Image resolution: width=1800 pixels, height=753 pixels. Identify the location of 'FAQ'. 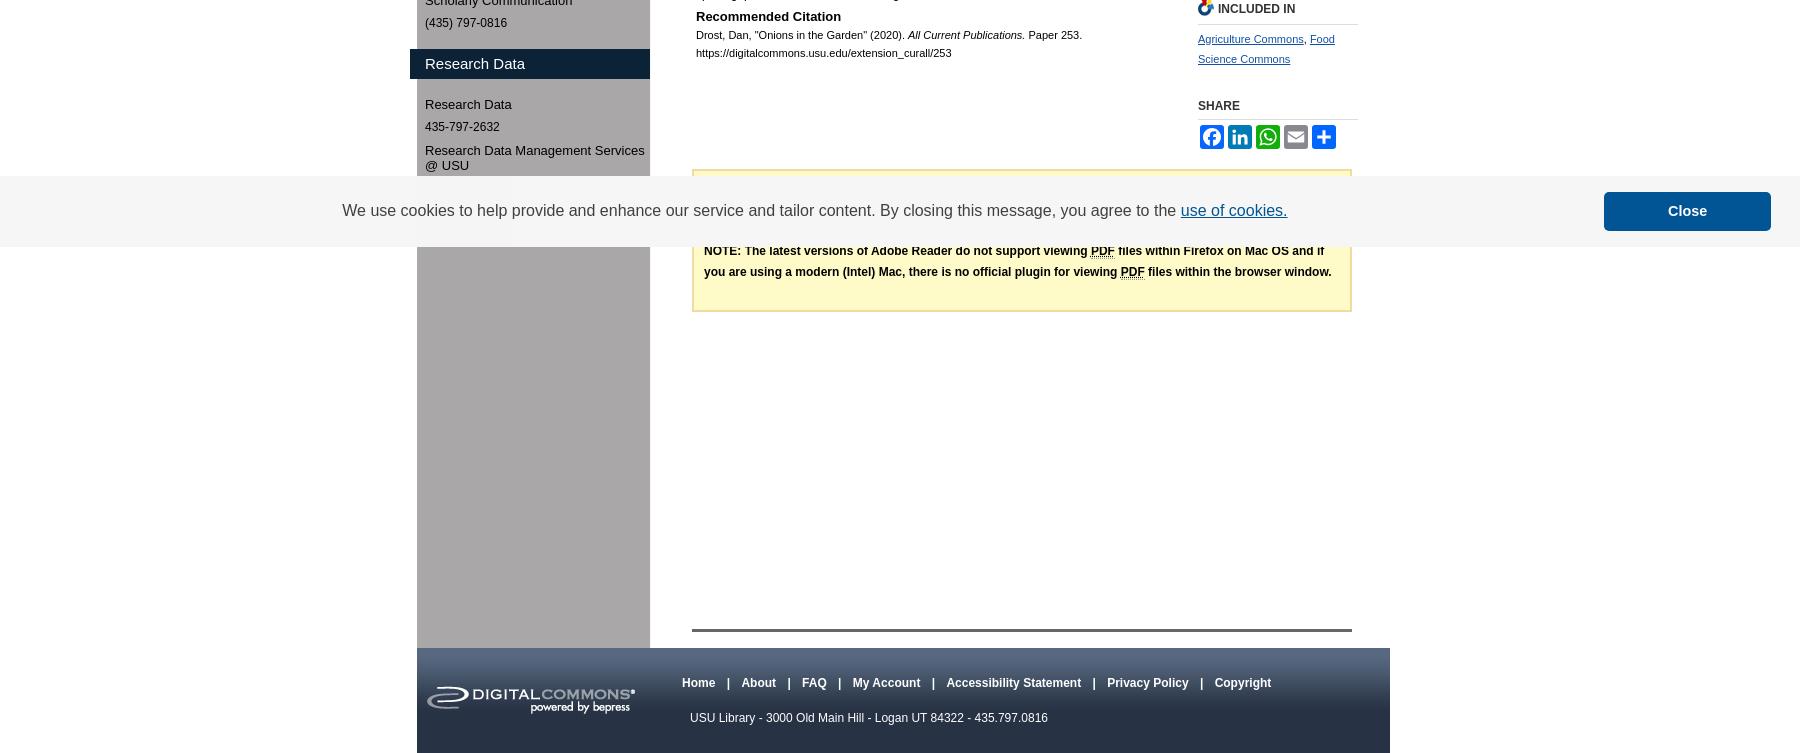
(802, 681).